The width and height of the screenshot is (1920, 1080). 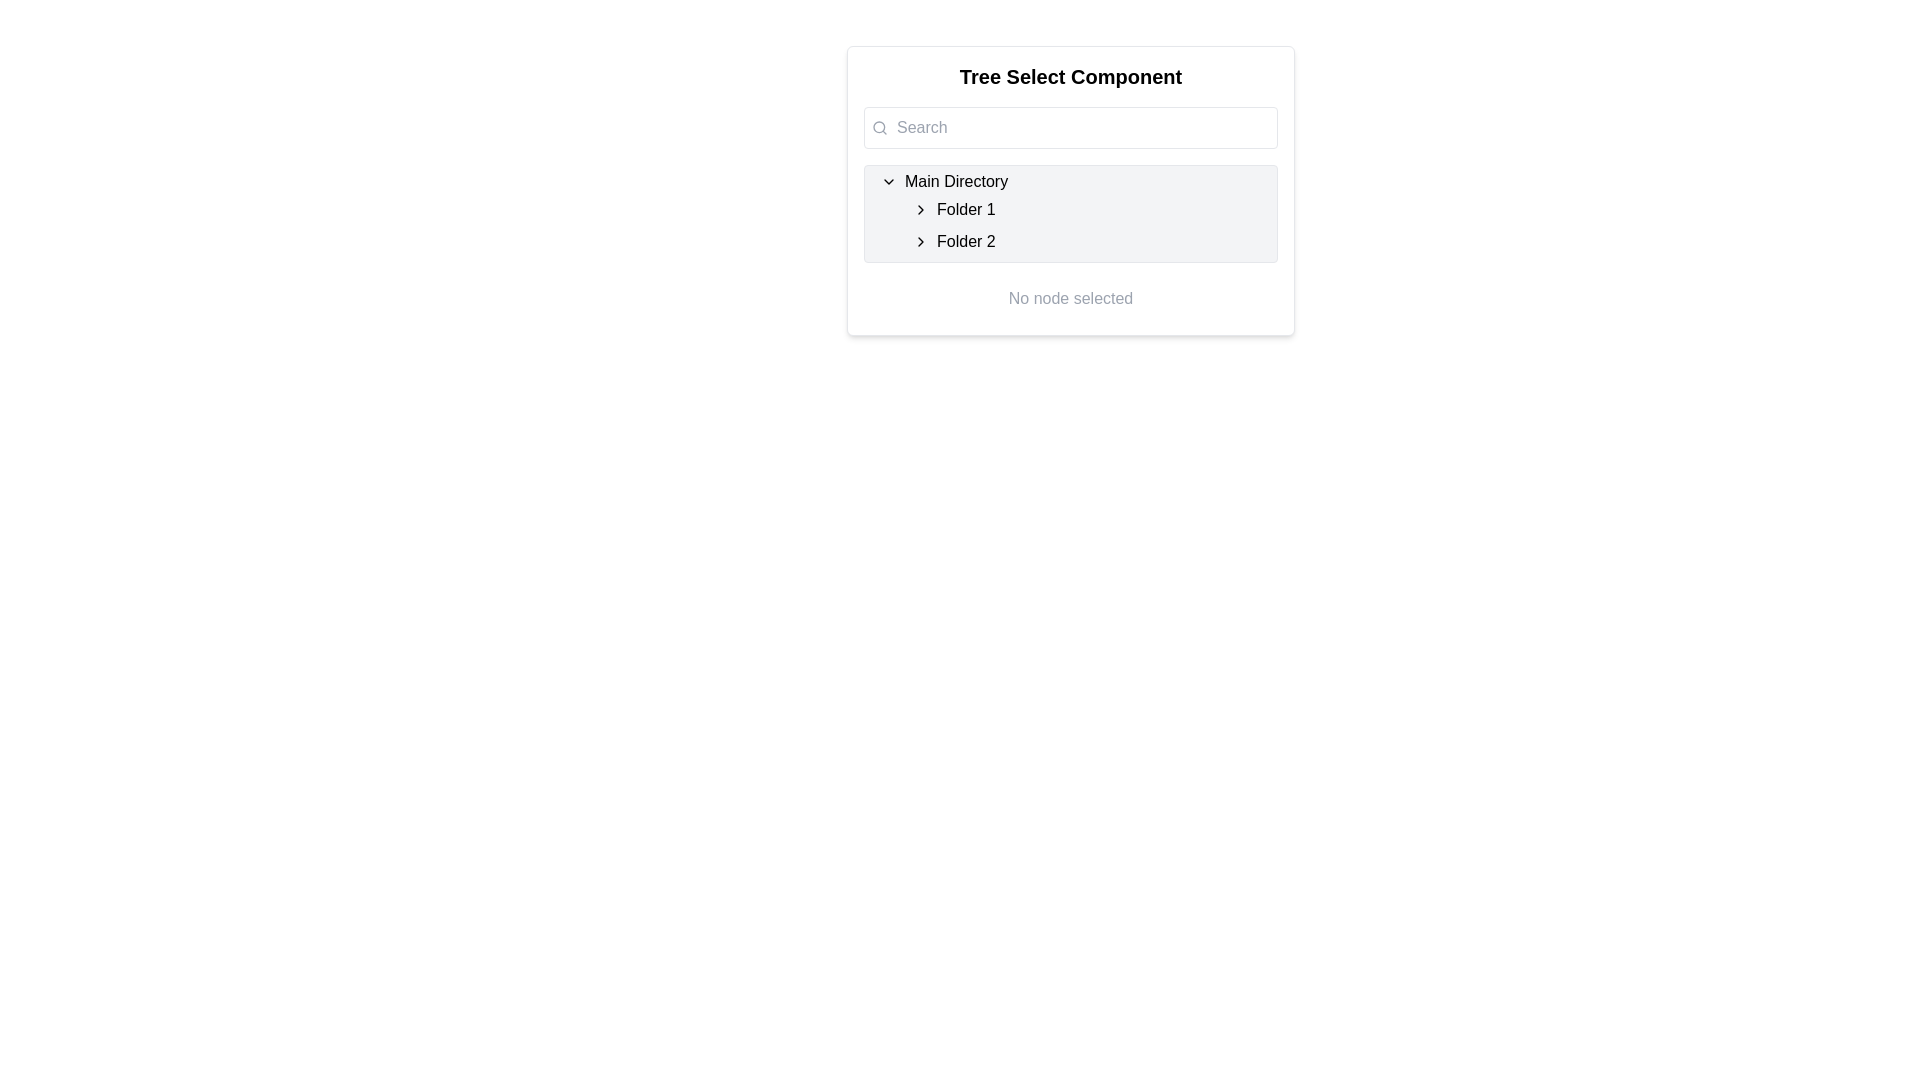 What do you see at coordinates (920, 241) in the screenshot?
I see `the small right-pointing chevron icon next to the 'Folder 2' text in the hierarchy panel` at bounding box center [920, 241].